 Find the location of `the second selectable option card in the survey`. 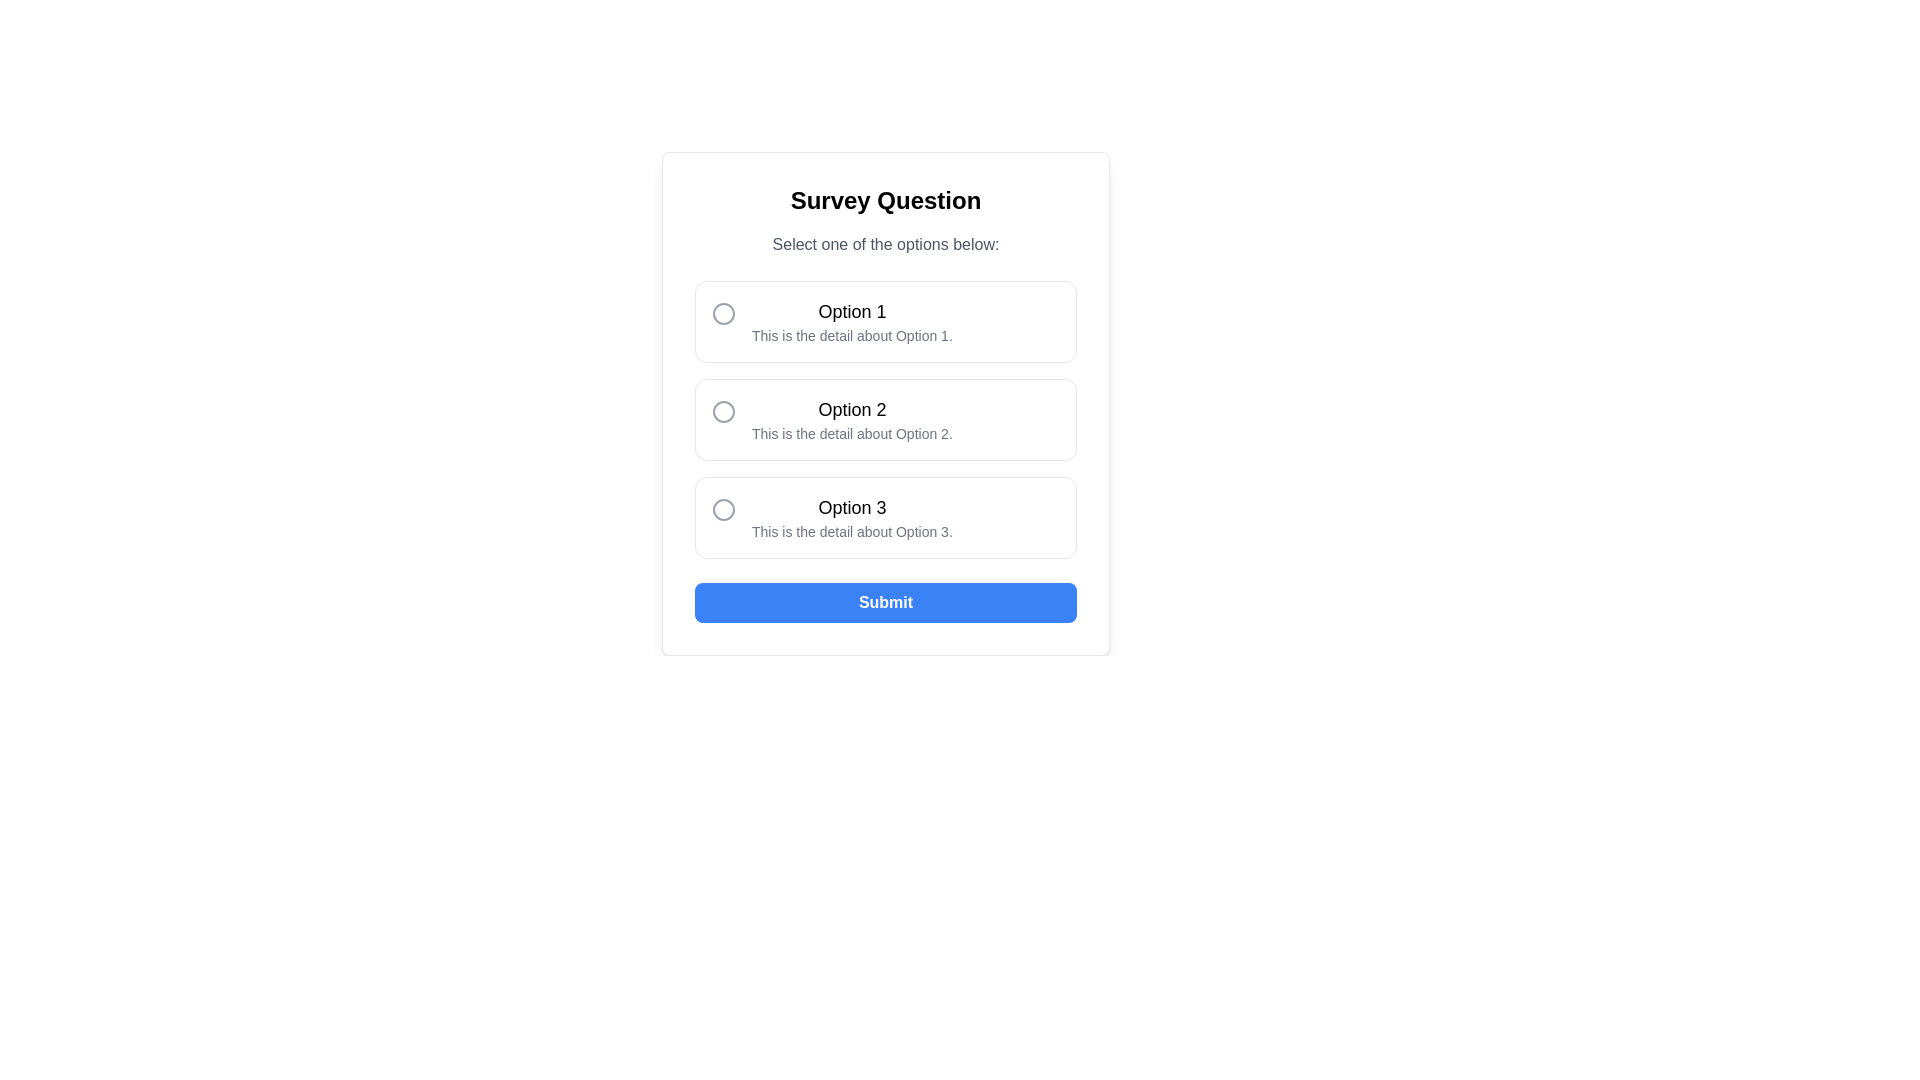

the second selectable option card in the survey is located at coordinates (852, 419).